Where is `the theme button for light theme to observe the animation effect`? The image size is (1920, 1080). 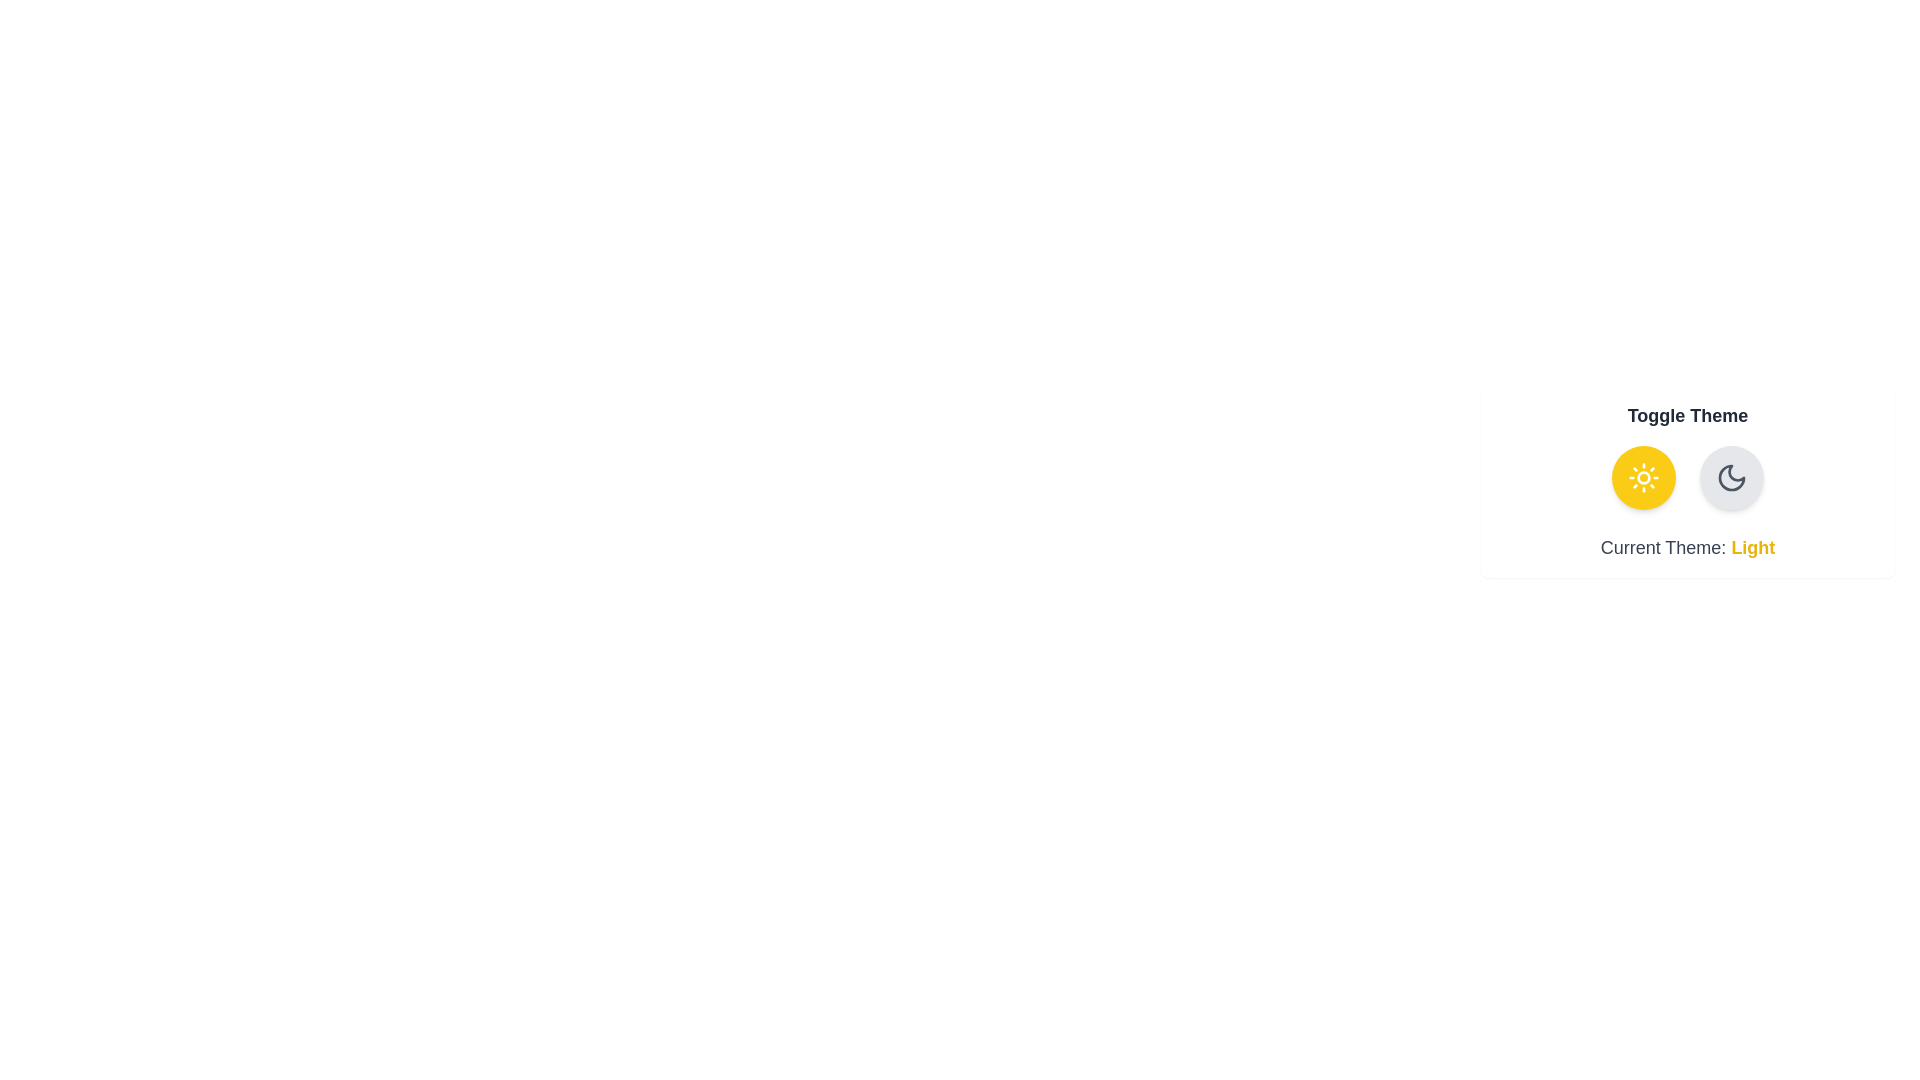 the theme button for light theme to observe the animation effect is located at coordinates (1643, 478).